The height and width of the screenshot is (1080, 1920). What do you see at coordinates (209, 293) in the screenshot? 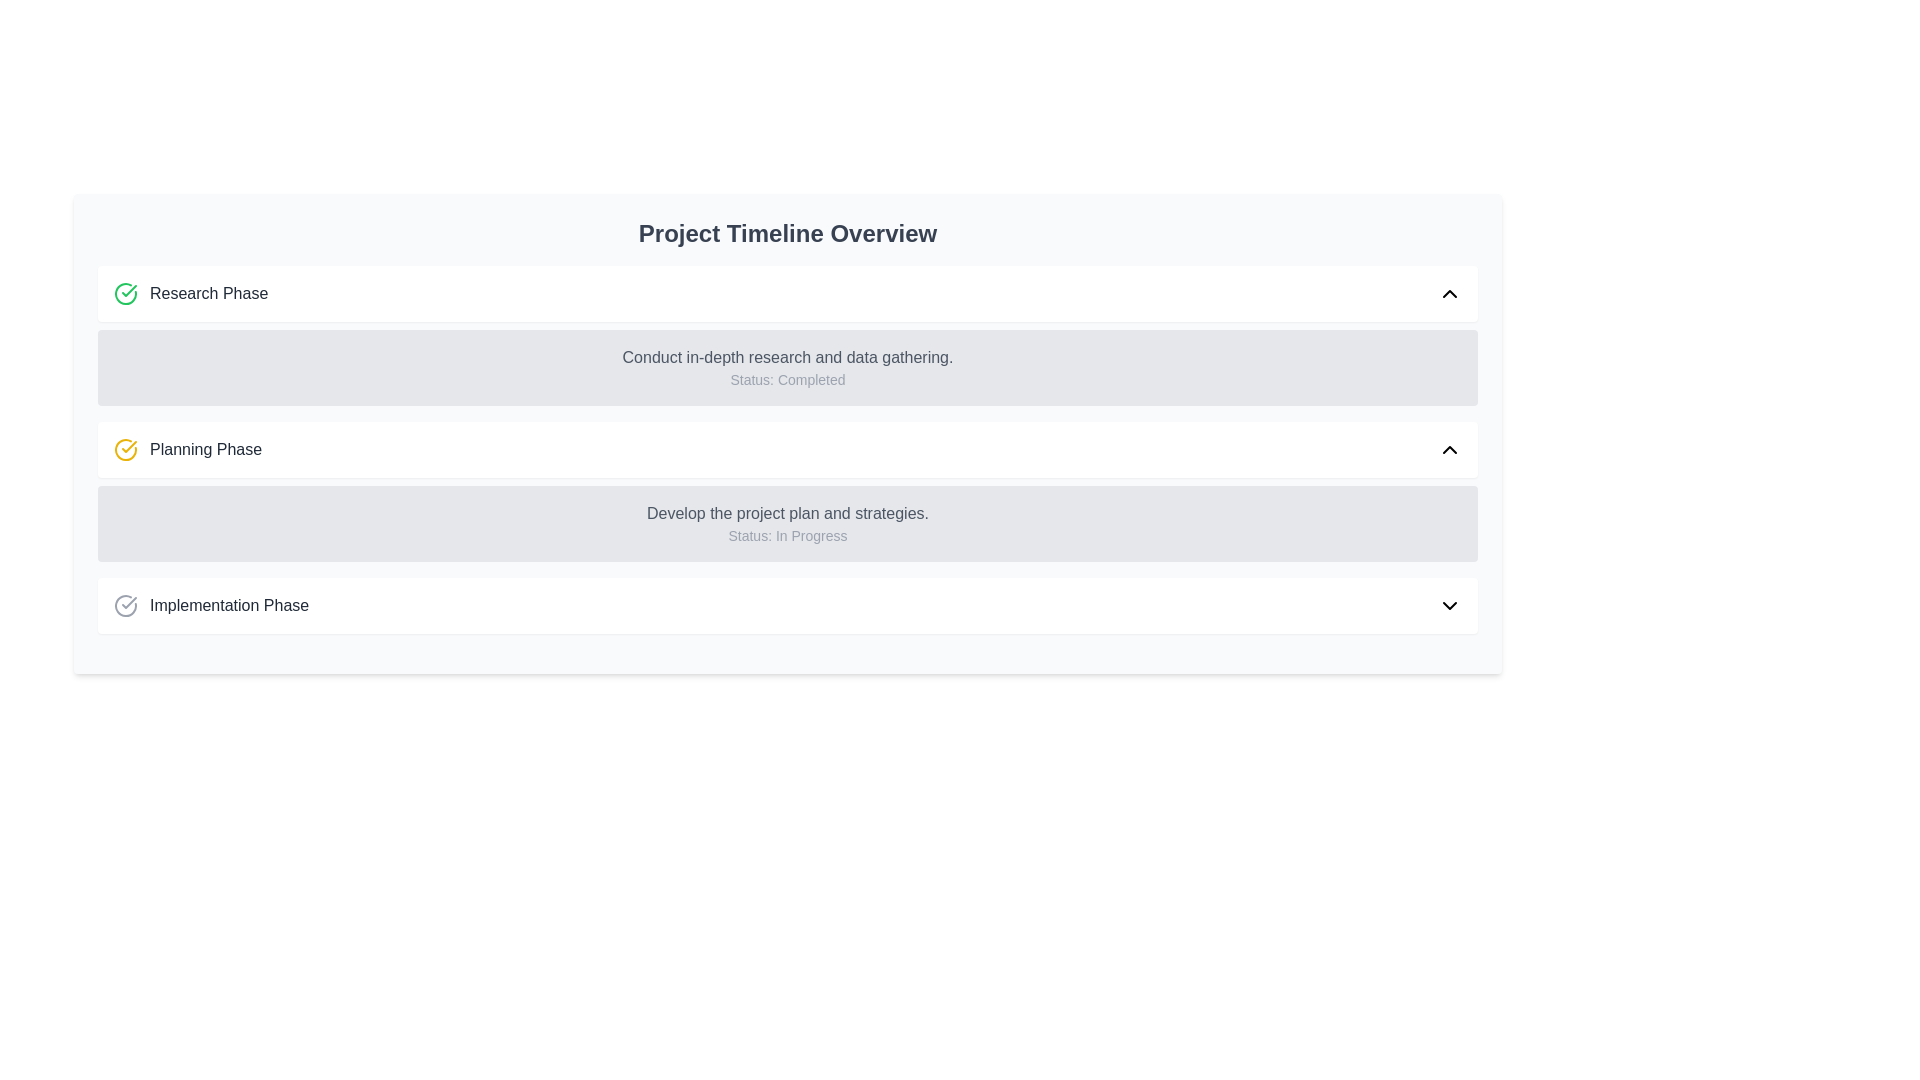
I see `the static text label that denotes the title or status descriptor for a specific phase in the project timeline, located to the right of a green circular checkmark icon` at bounding box center [209, 293].